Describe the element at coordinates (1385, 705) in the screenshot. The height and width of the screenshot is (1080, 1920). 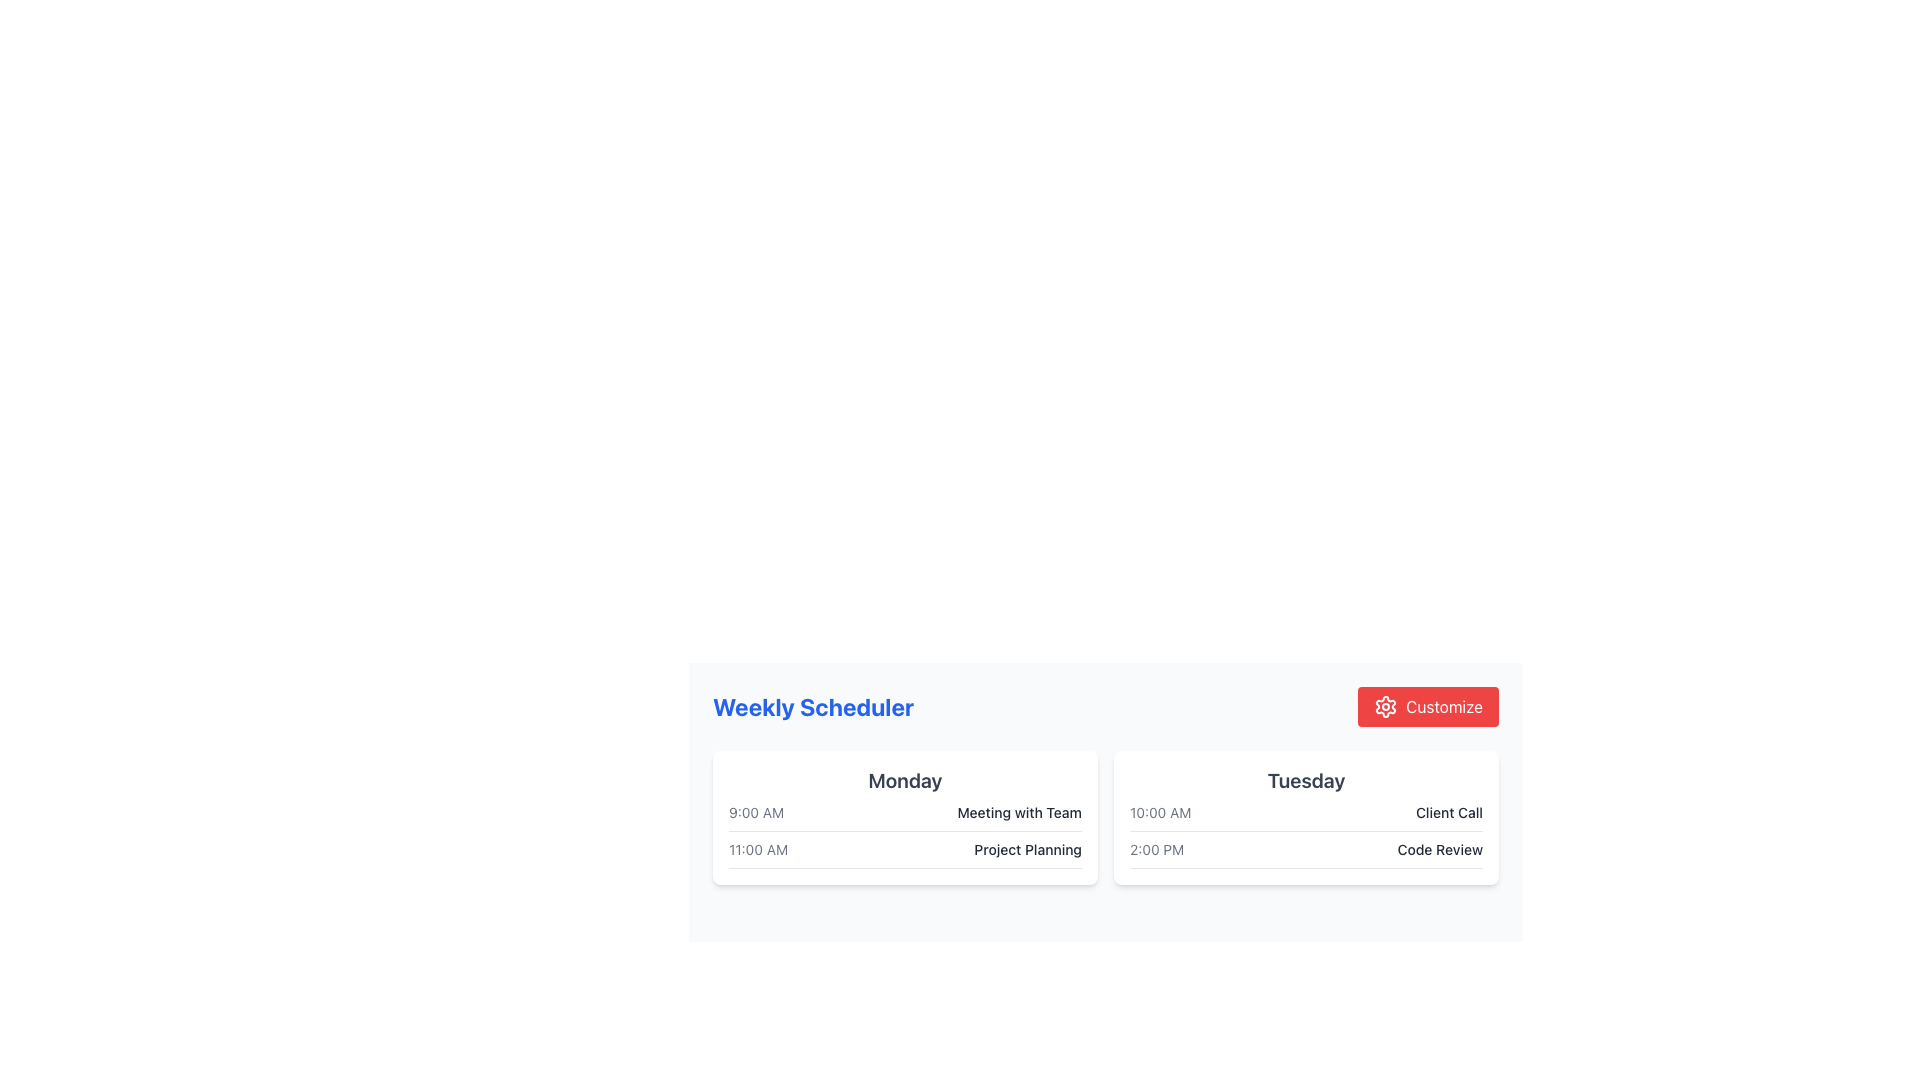
I see `the cogwheel icon, which is styled with a red color fill and located at the top right corner of the widget, adjacent to the 'Customize' label` at that location.